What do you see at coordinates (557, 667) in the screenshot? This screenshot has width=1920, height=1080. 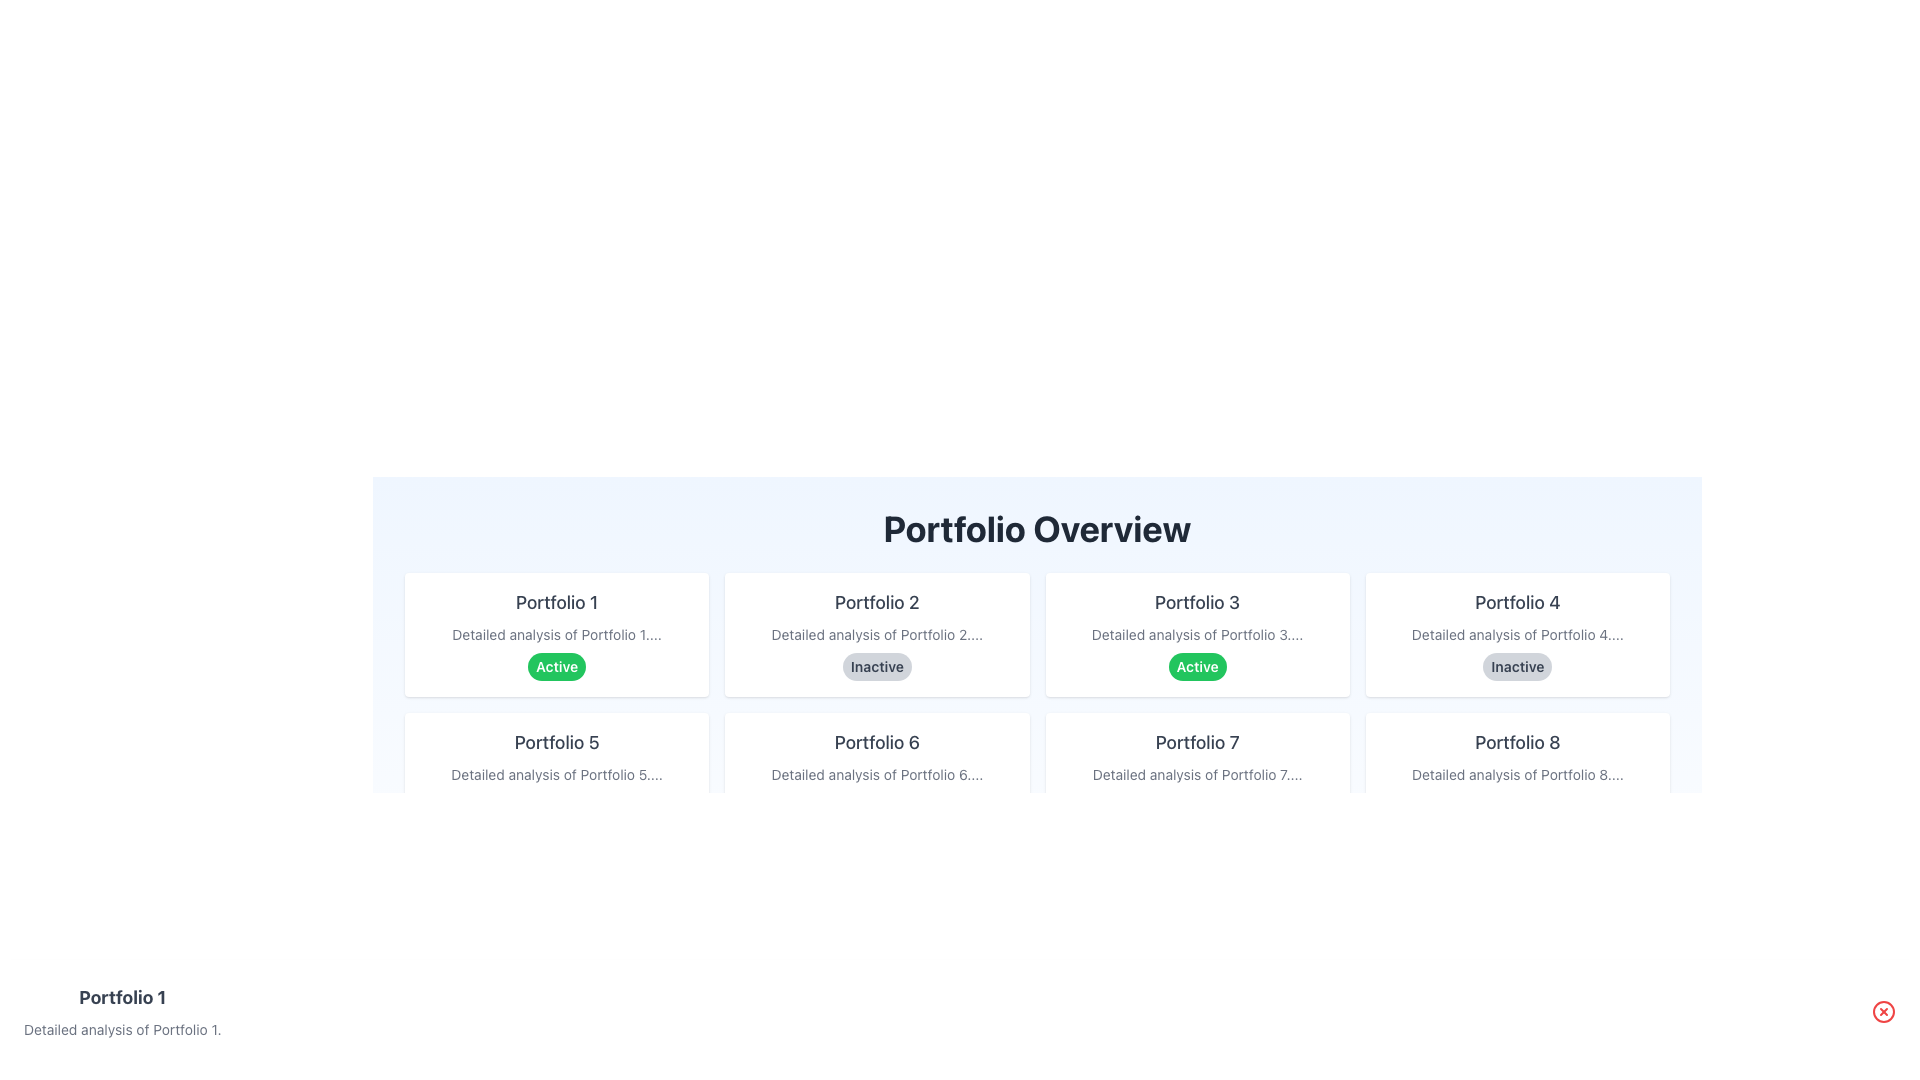 I see `the 'Active' status indication displayed on the green pill-shaped badge located within the 'Portfolio 1' card, below the text 'Detailed analysis of Portfolio 1...'` at bounding box center [557, 667].